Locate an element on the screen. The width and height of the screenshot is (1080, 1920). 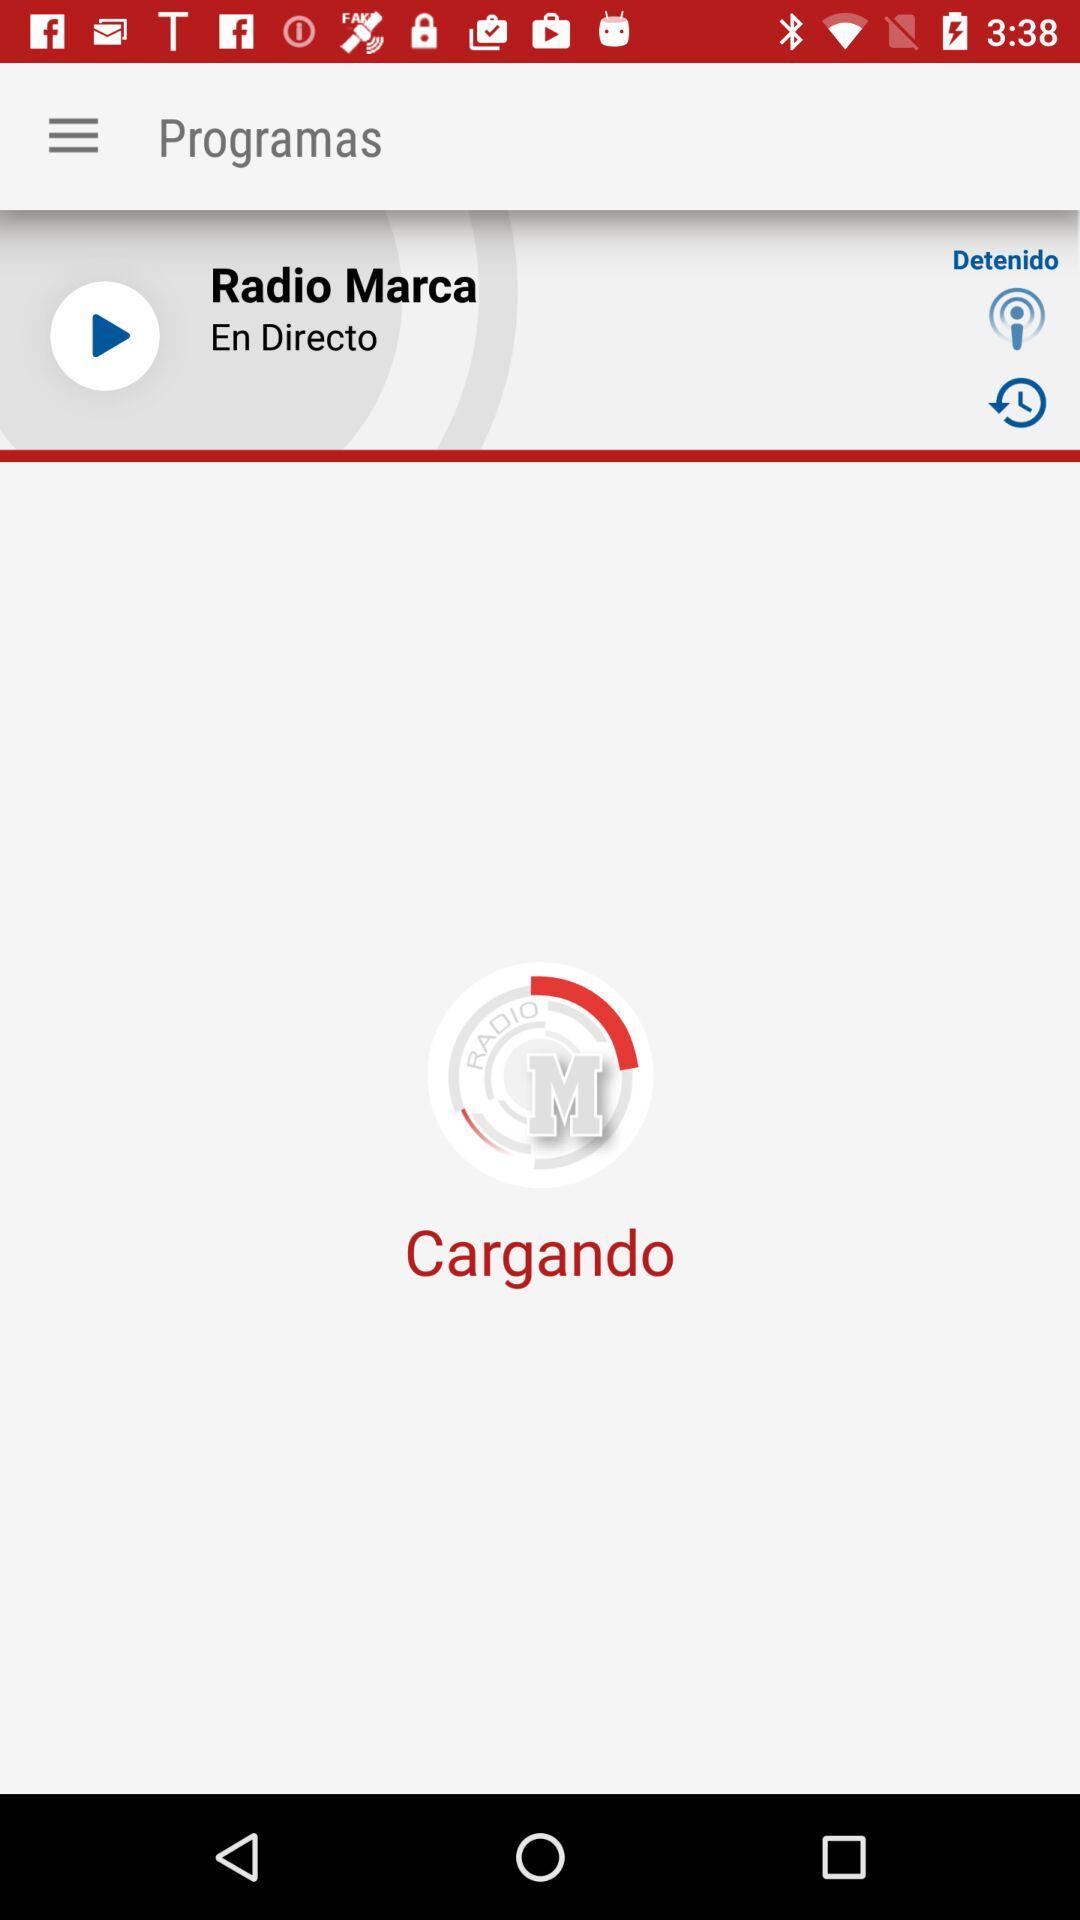
the icon to the left of the radio marca item is located at coordinates (104, 336).